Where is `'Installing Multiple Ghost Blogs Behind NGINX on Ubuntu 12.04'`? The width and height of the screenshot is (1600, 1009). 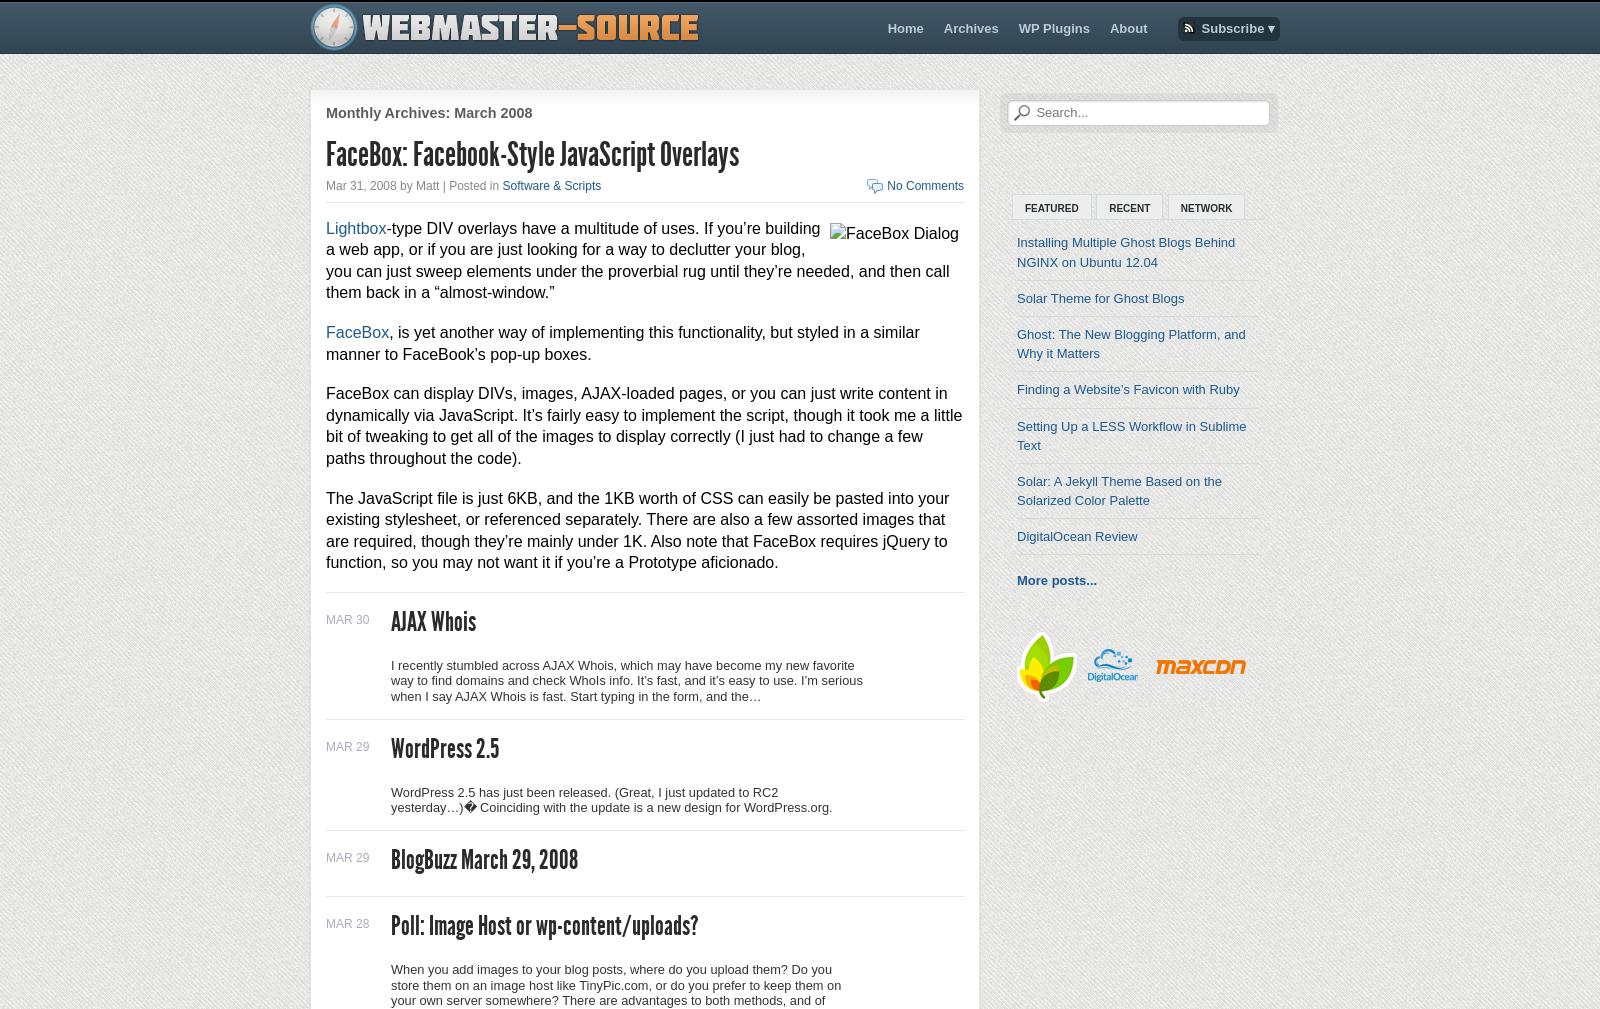
'Installing Multiple Ghost Blogs Behind NGINX on Ubuntu 12.04' is located at coordinates (1016, 251).